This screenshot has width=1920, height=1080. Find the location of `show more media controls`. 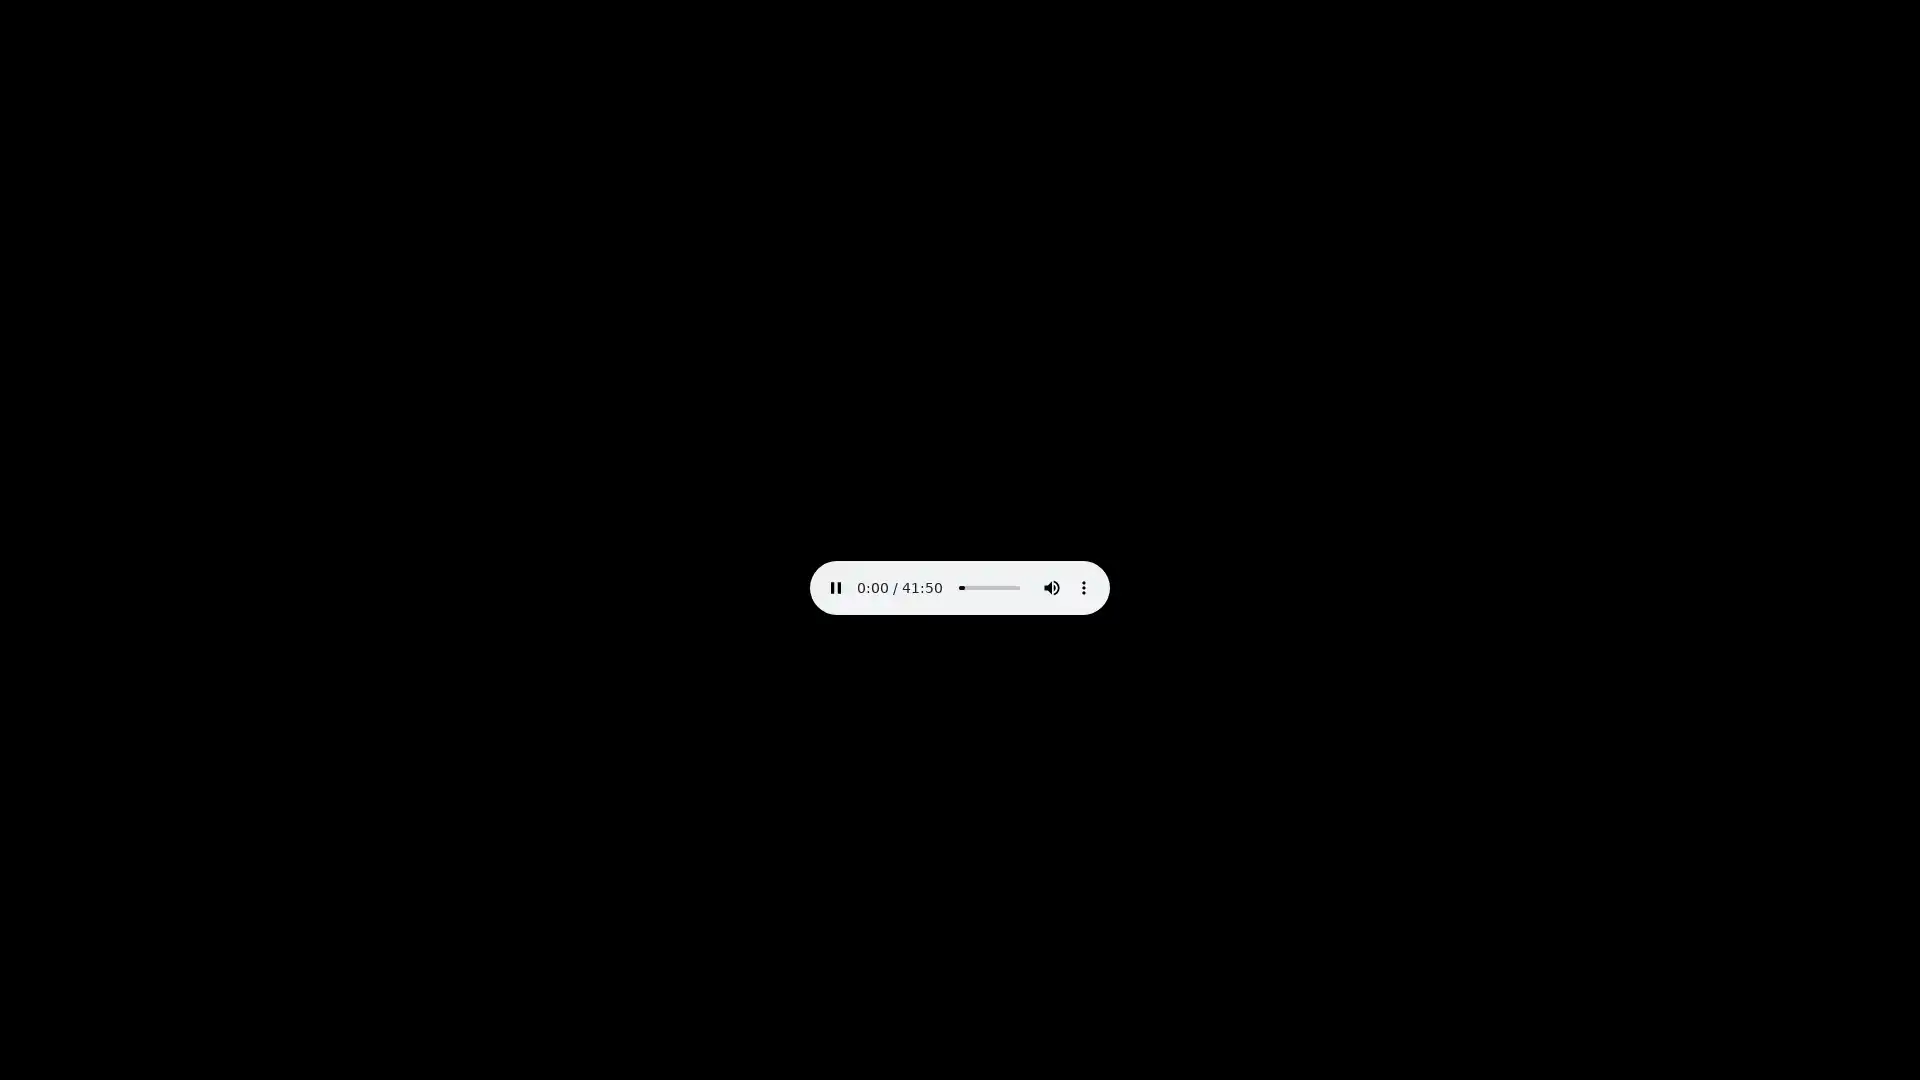

show more media controls is located at coordinates (1083, 586).